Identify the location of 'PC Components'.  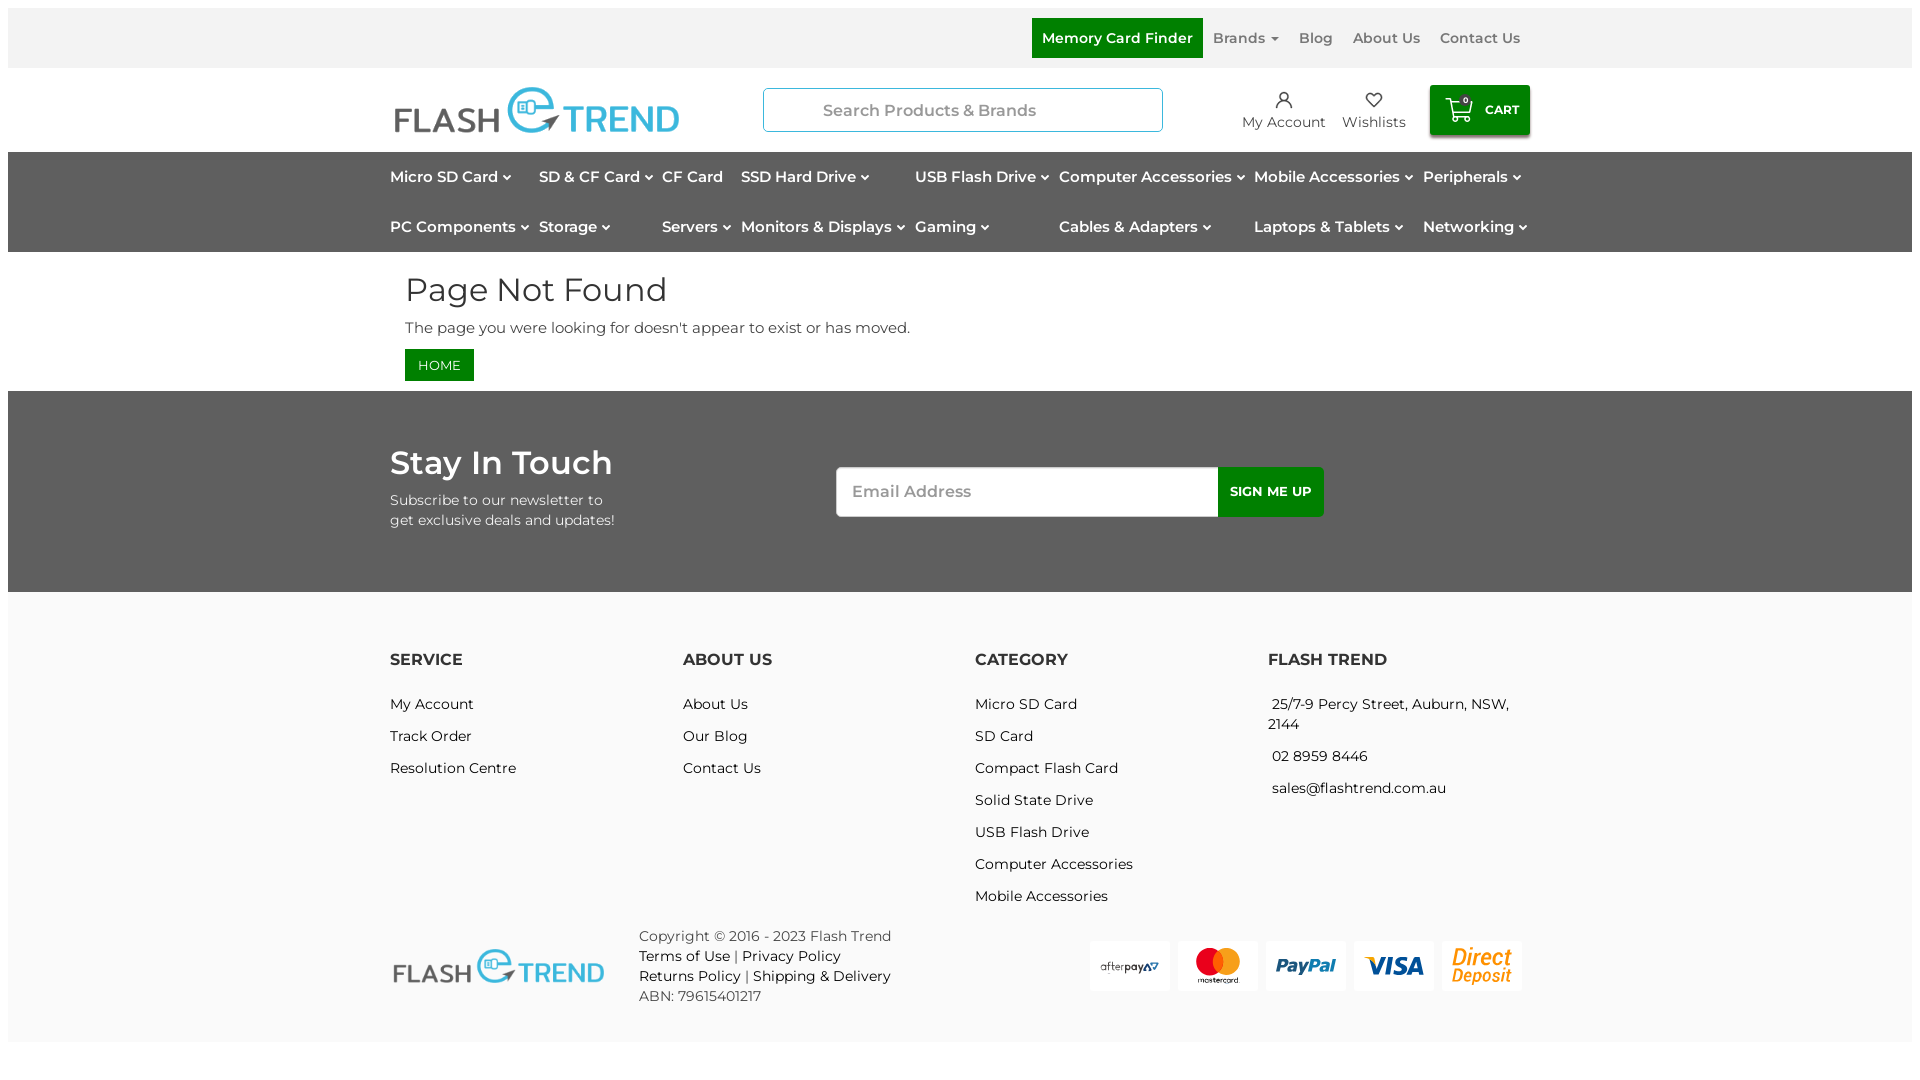
(459, 226).